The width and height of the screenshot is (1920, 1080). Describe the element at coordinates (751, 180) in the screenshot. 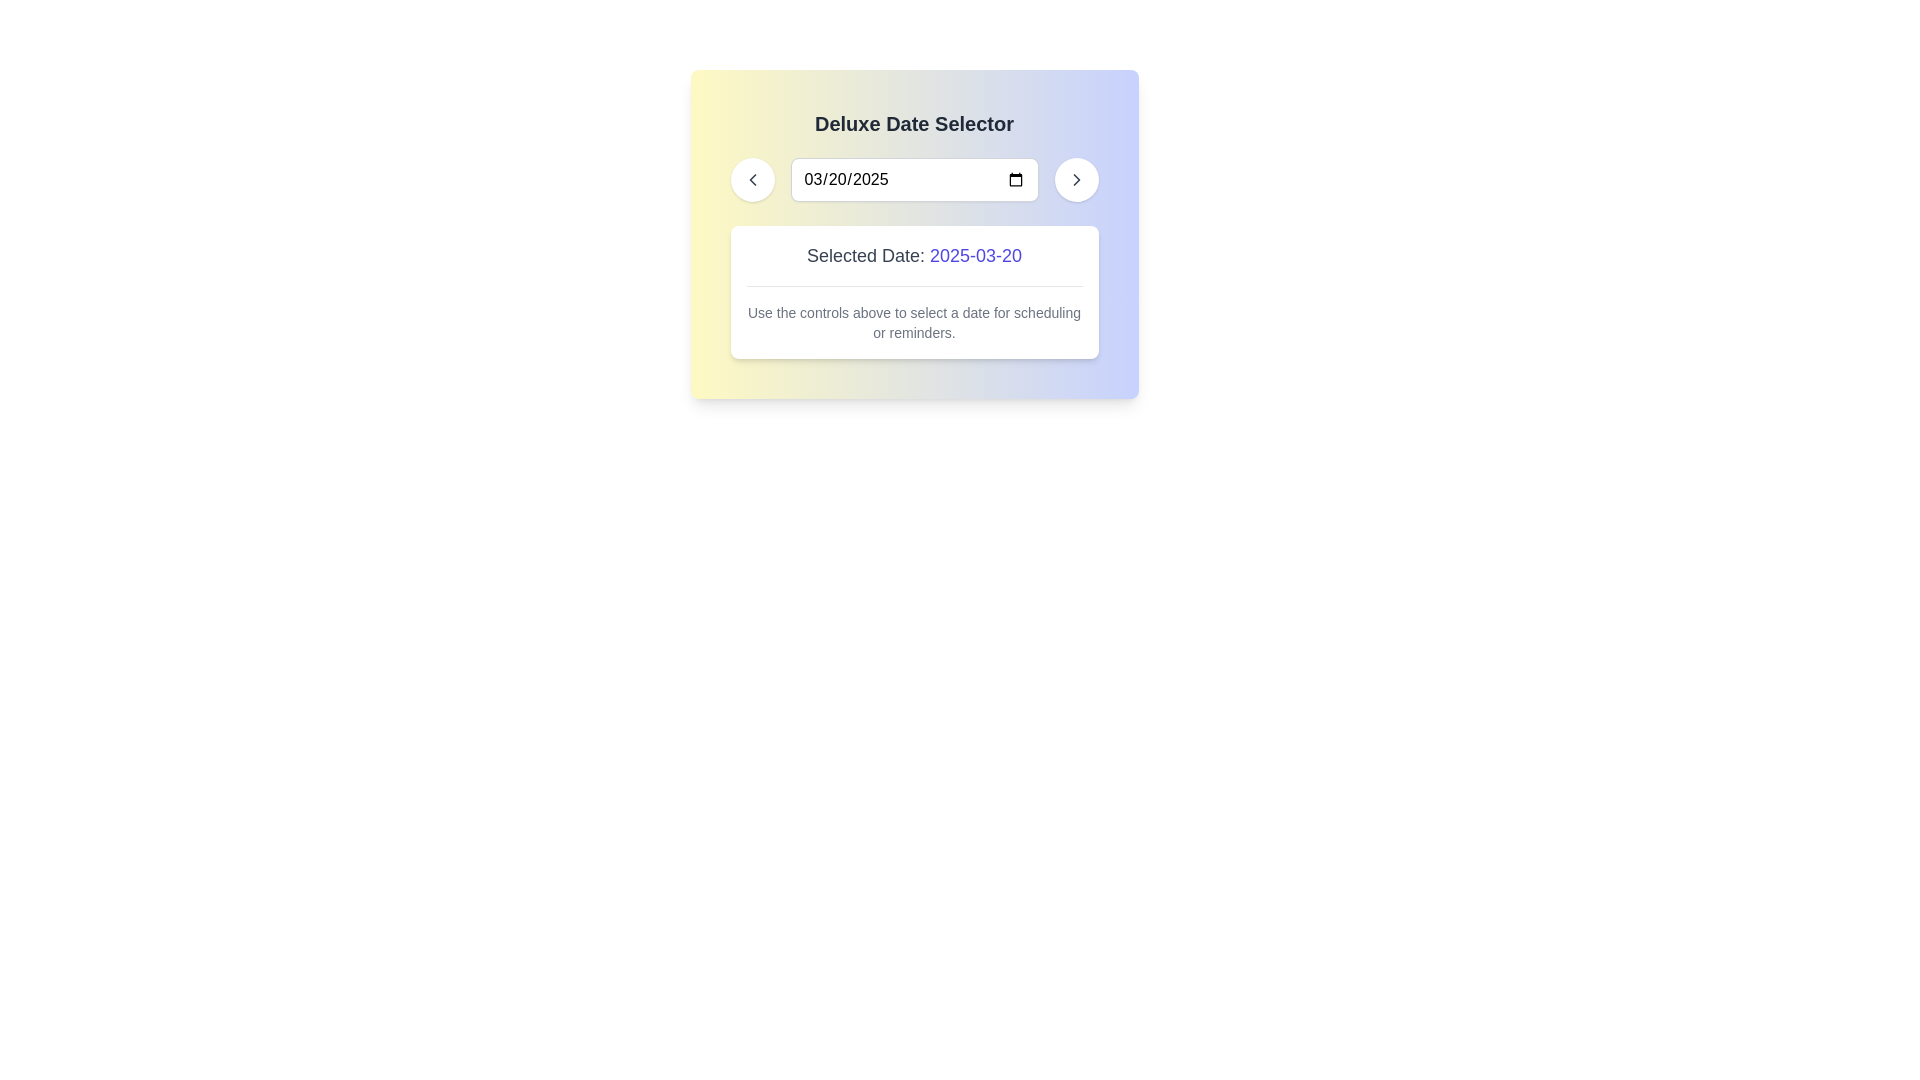

I see `the left navigation icon for the calendar date selector, which is part of a button group for navigating to previous items` at that location.